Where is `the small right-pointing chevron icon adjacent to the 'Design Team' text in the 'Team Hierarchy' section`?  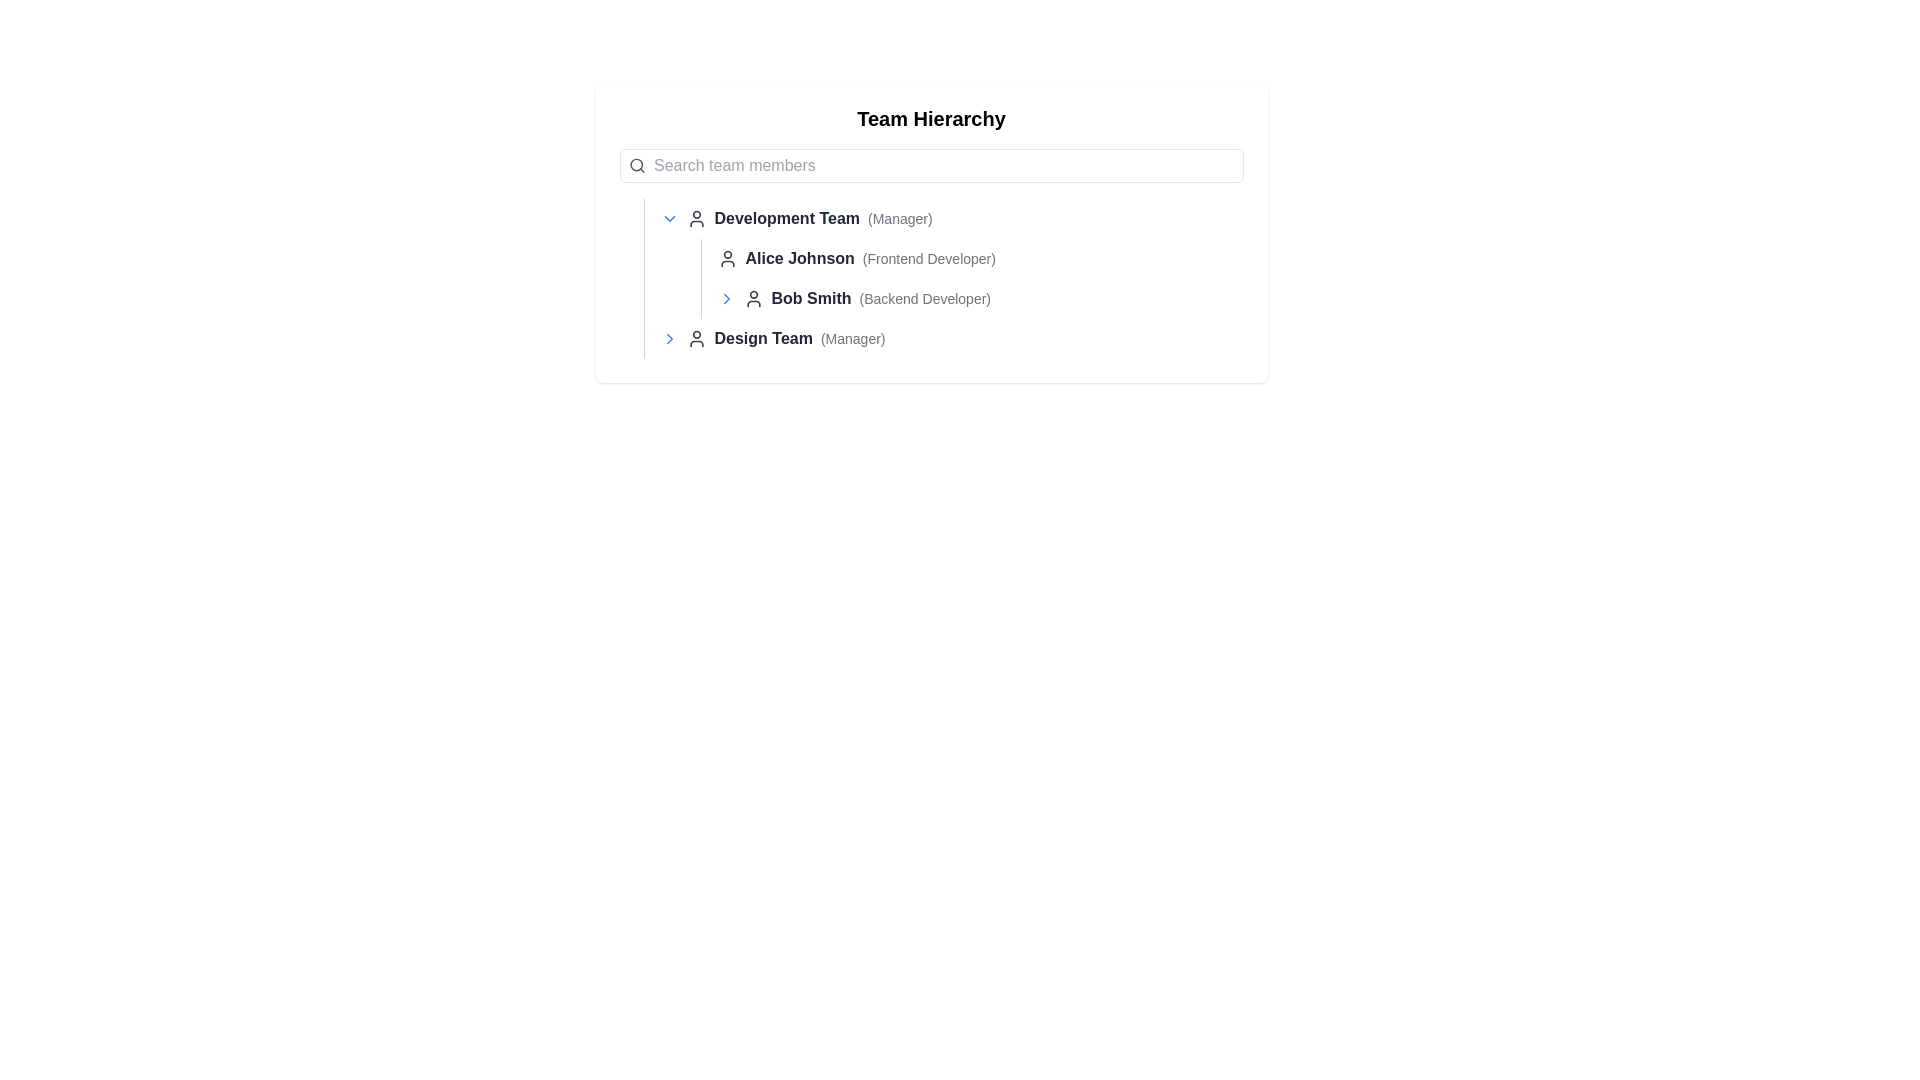 the small right-pointing chevron icon adjacent to the 'Design Team' text in the 'Team Hierarchy' section is located at coordinates (725, 299).